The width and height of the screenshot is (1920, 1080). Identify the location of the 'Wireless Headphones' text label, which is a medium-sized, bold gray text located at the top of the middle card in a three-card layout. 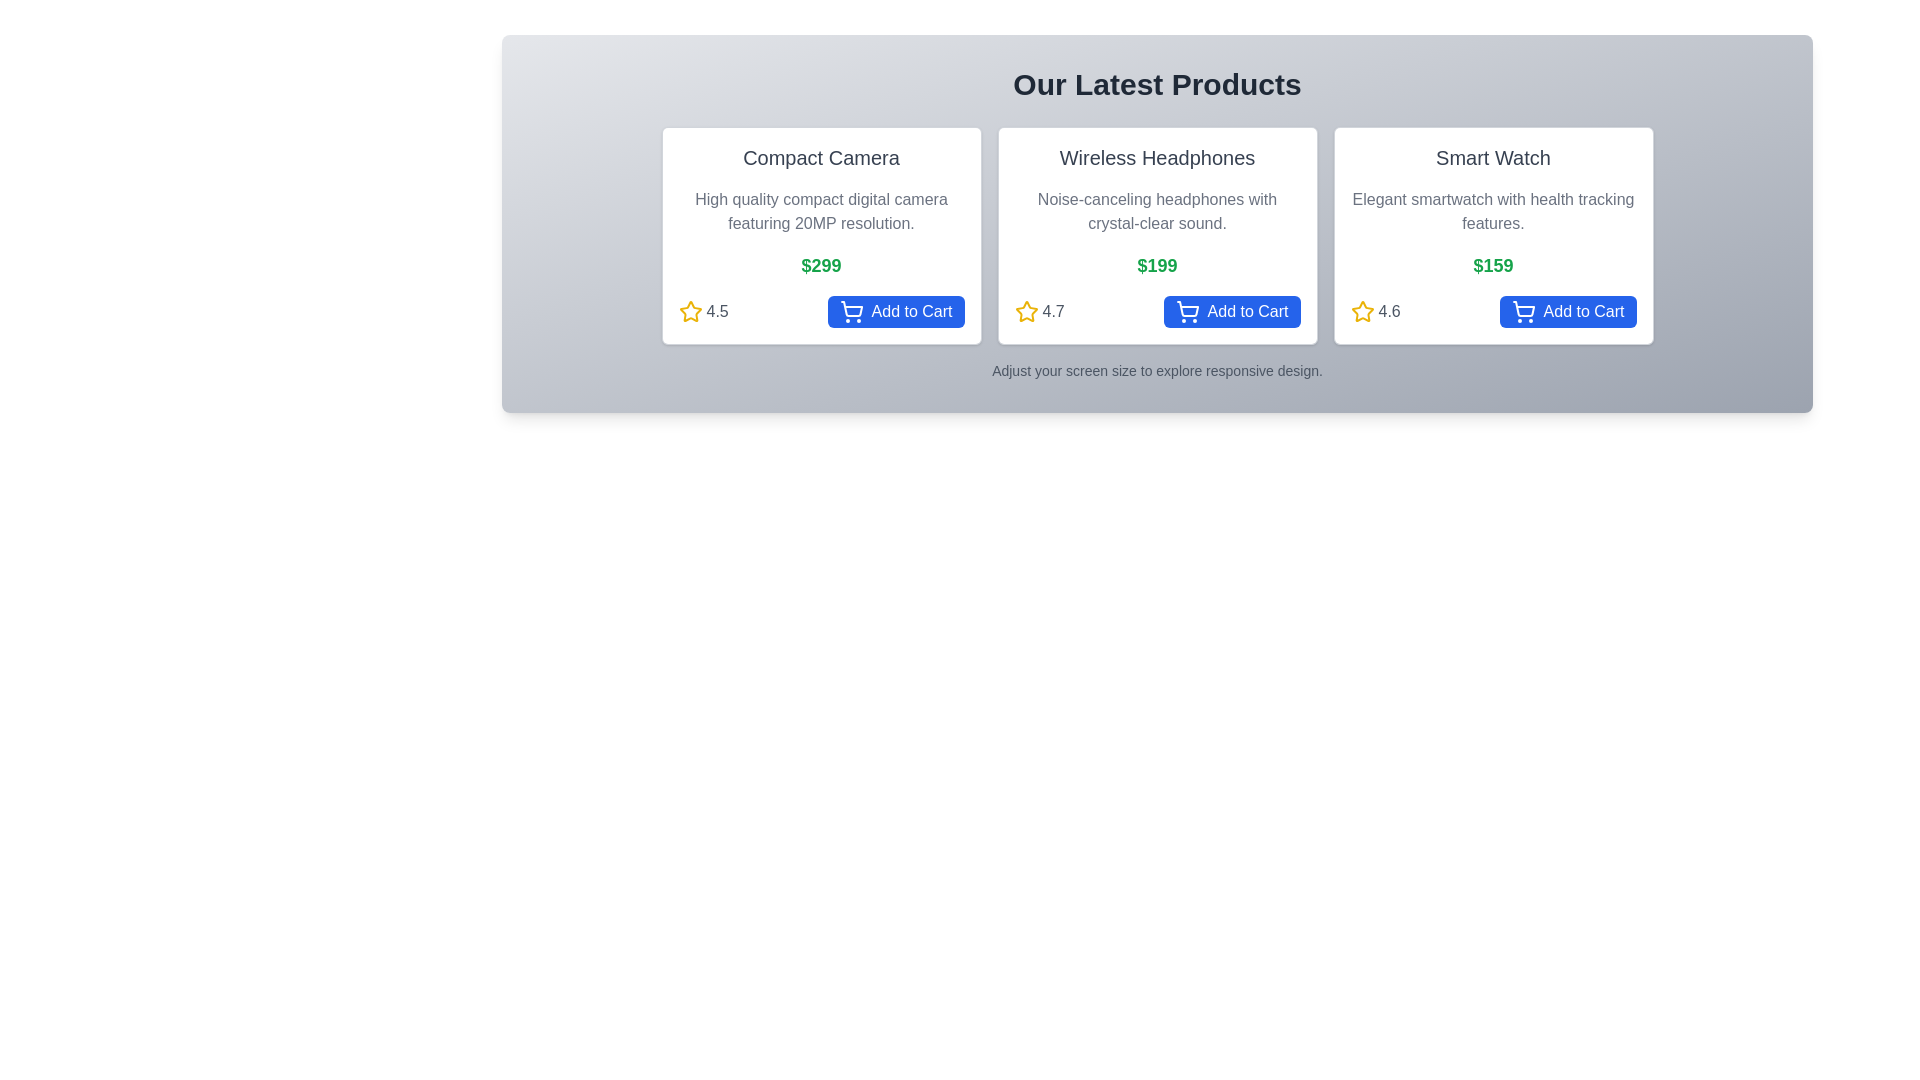
(1157, 157).